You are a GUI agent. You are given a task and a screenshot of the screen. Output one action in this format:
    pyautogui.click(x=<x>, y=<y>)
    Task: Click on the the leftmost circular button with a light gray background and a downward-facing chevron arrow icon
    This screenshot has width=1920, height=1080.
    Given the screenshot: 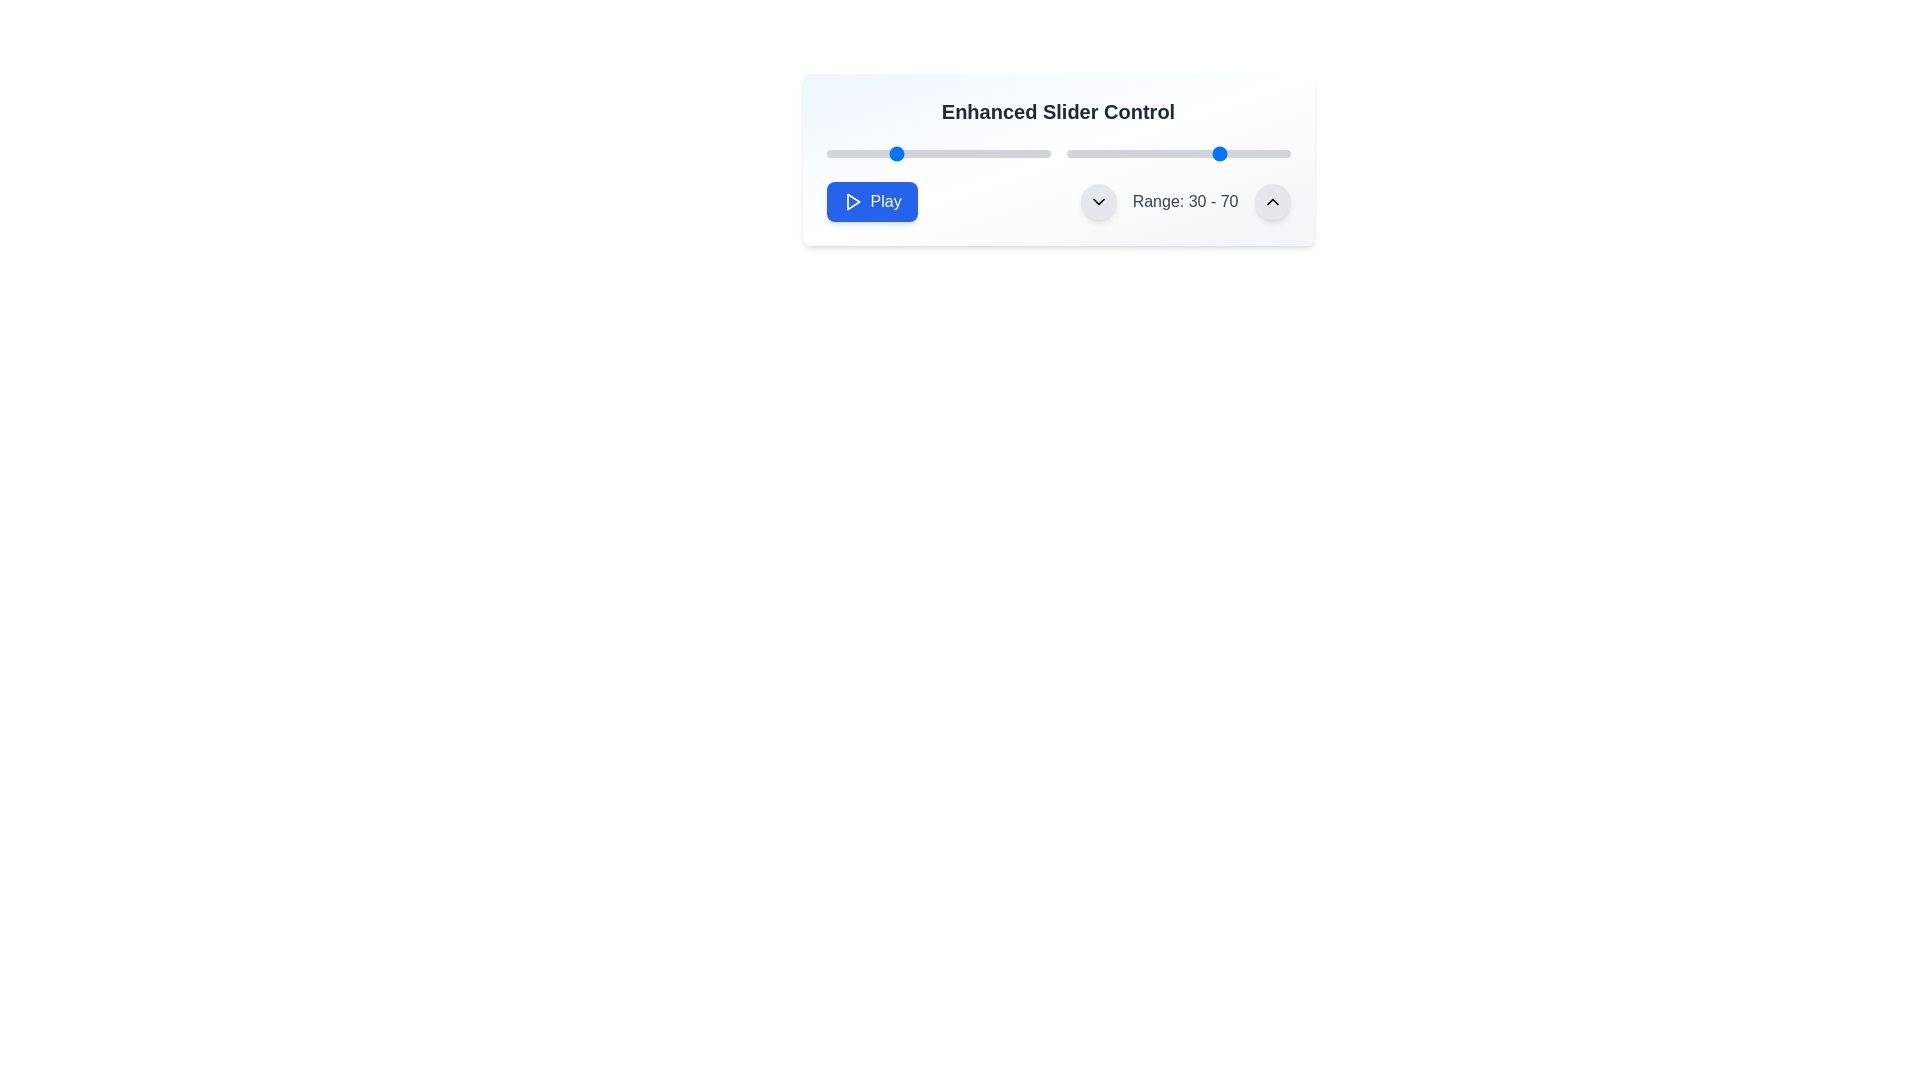 What is the action you would take?
    pyautogui.click(x=1097, y=201)
    